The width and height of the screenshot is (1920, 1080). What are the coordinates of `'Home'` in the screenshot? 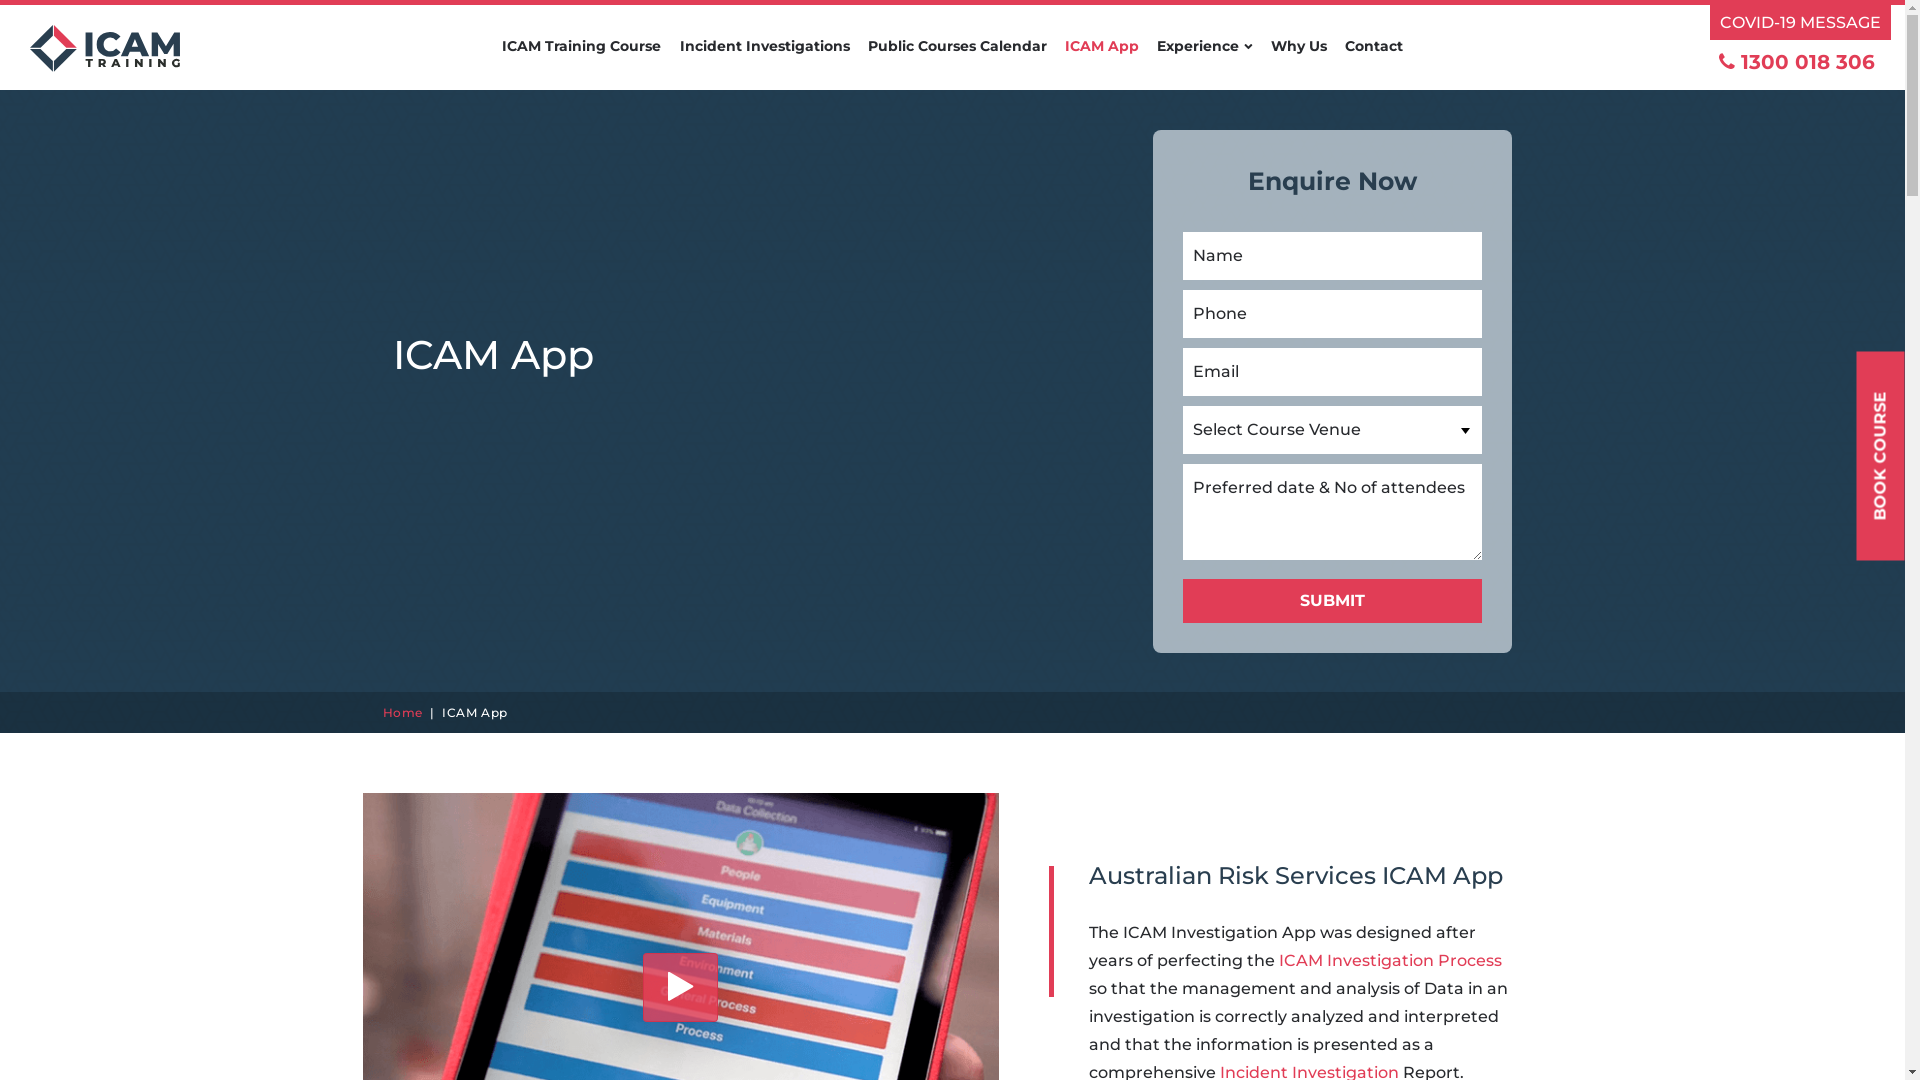 It's located at (401, 711).